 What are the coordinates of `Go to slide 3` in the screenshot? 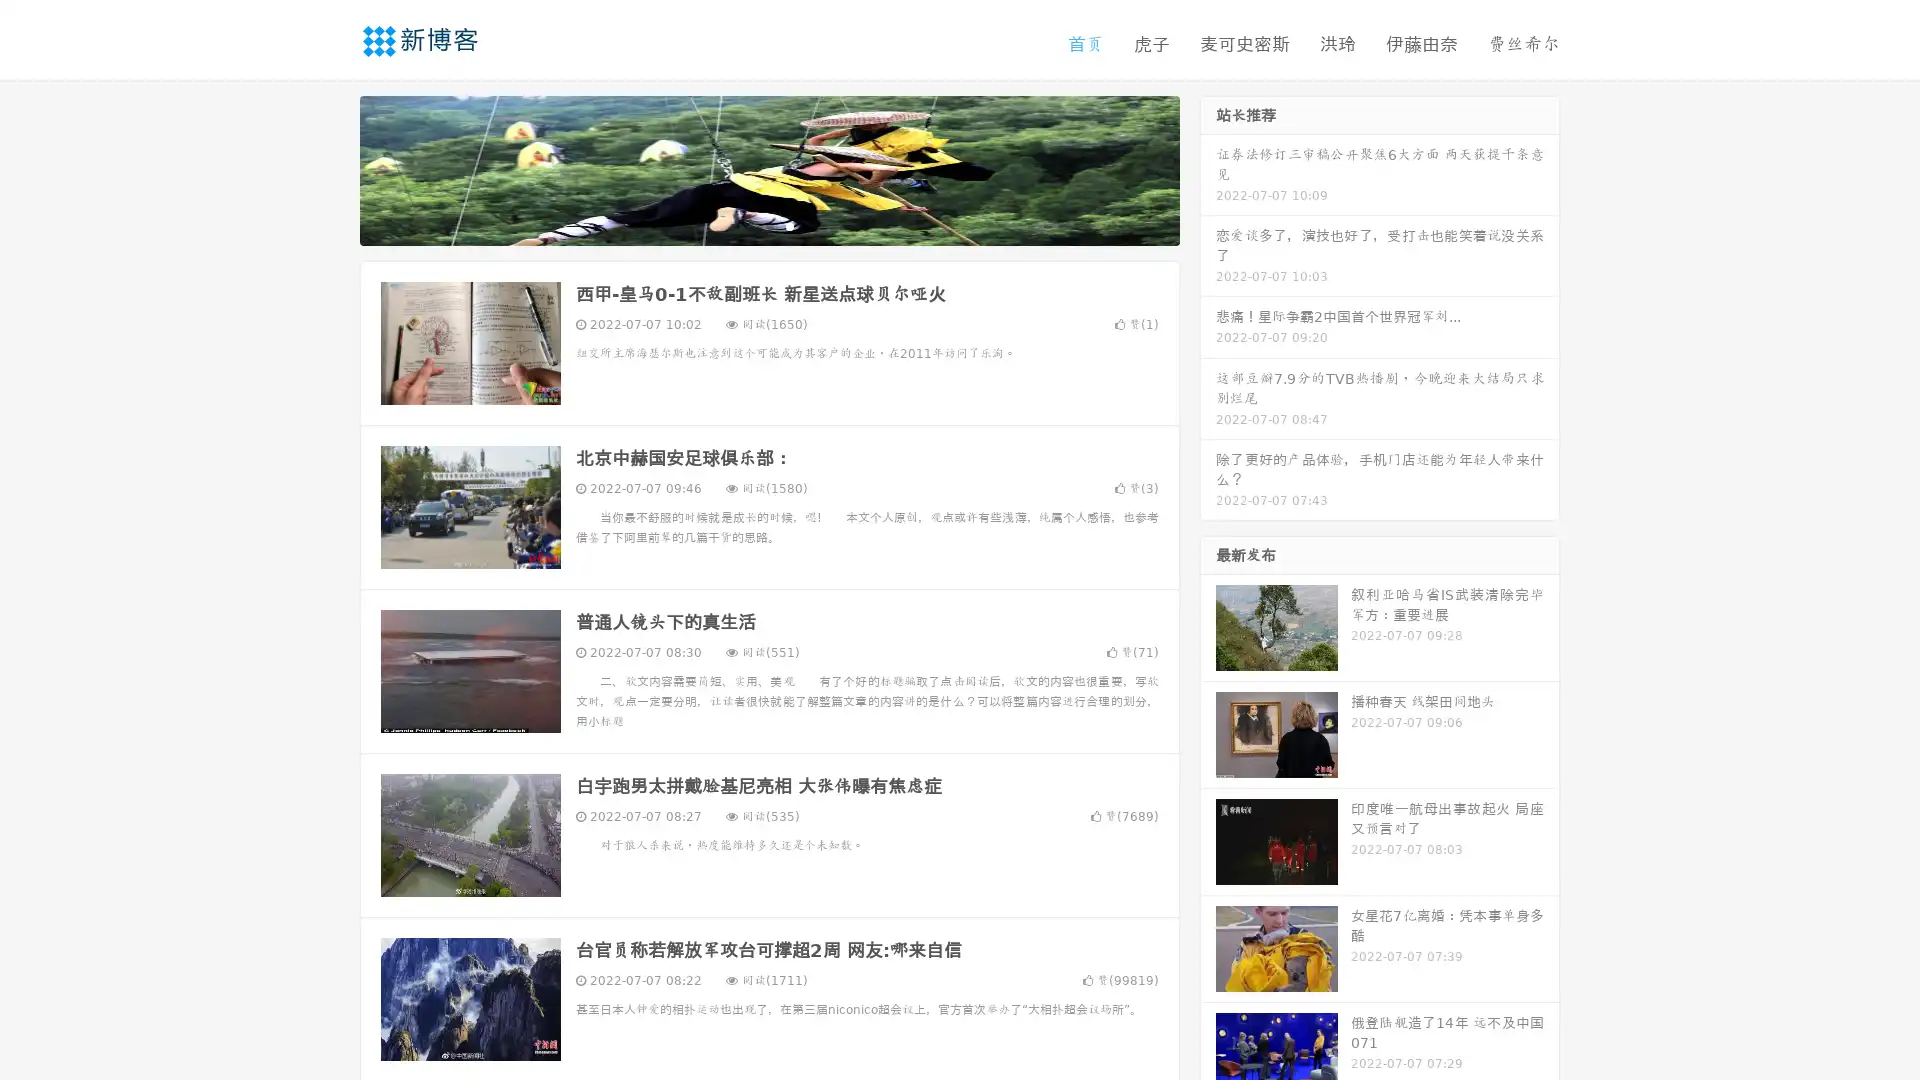 It's located at (789, 225).